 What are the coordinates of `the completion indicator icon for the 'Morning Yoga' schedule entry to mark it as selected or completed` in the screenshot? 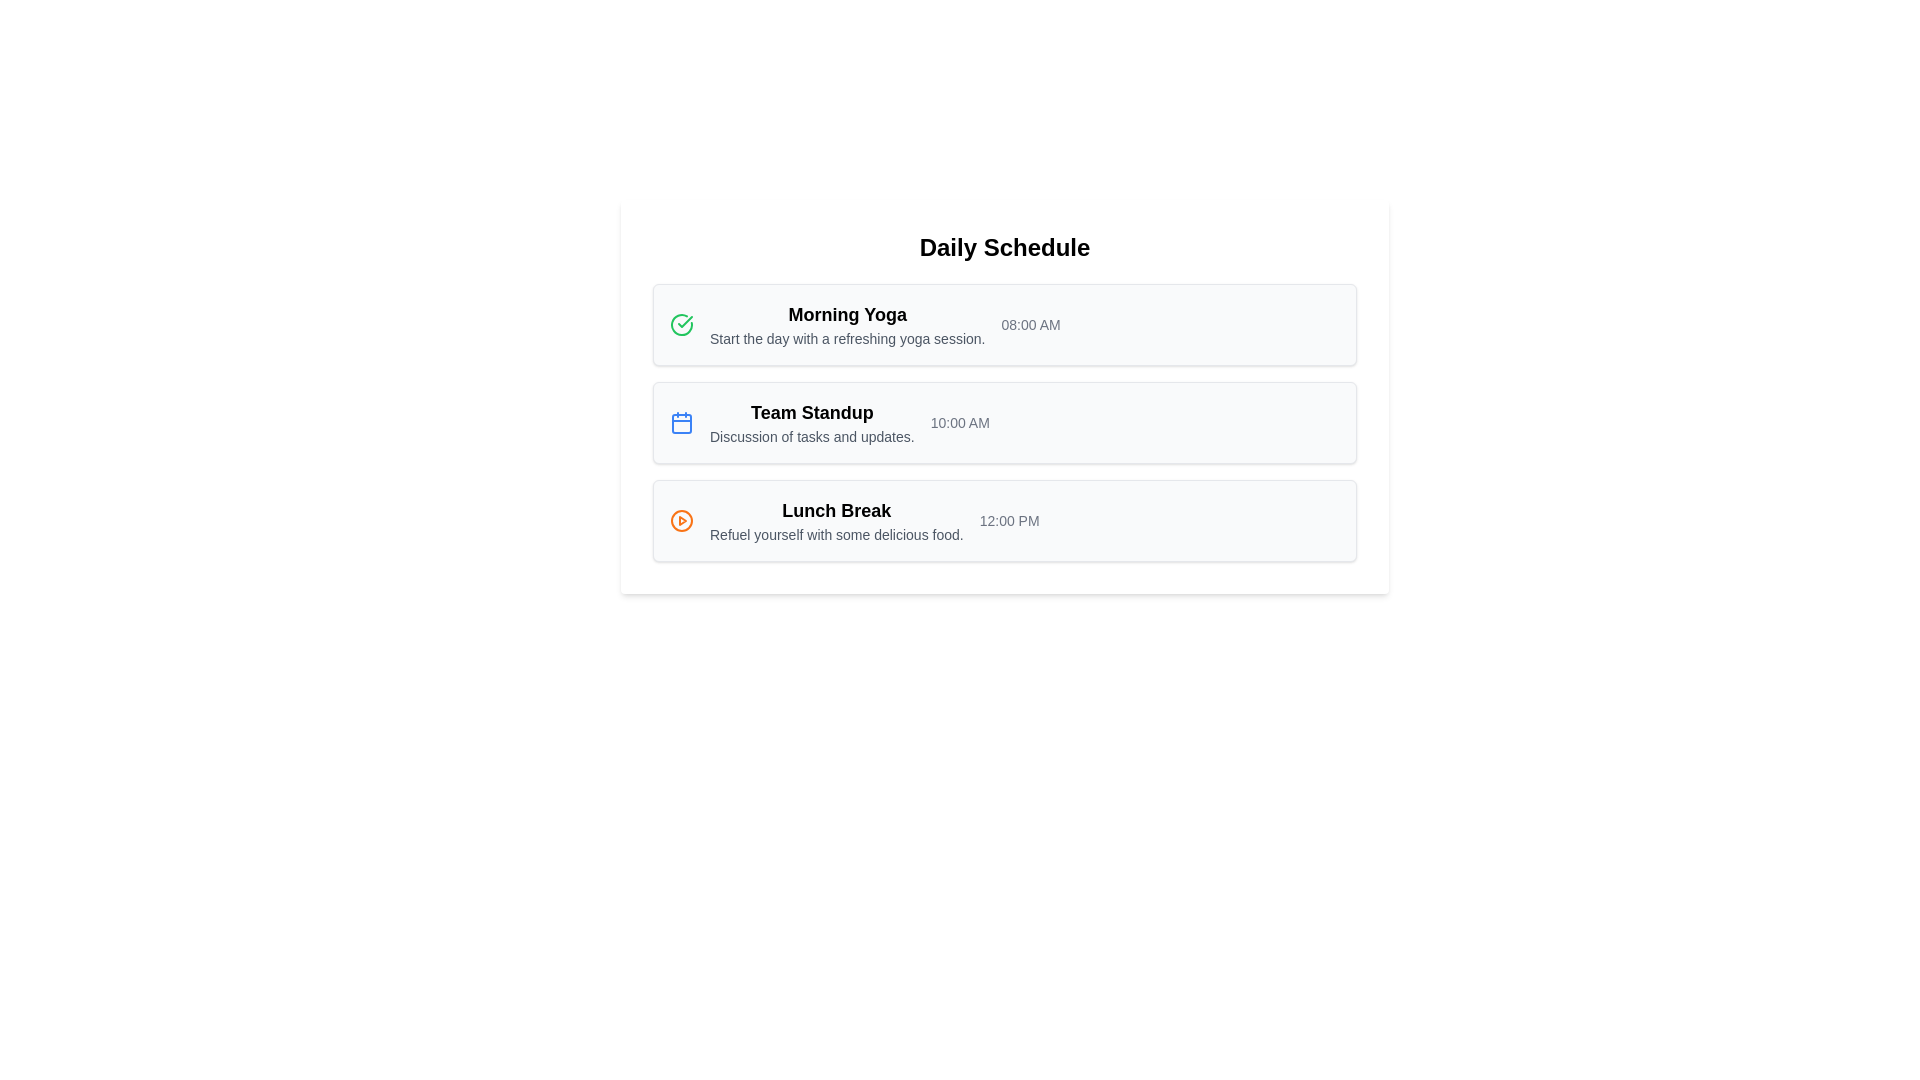 It's located at (681, 323).